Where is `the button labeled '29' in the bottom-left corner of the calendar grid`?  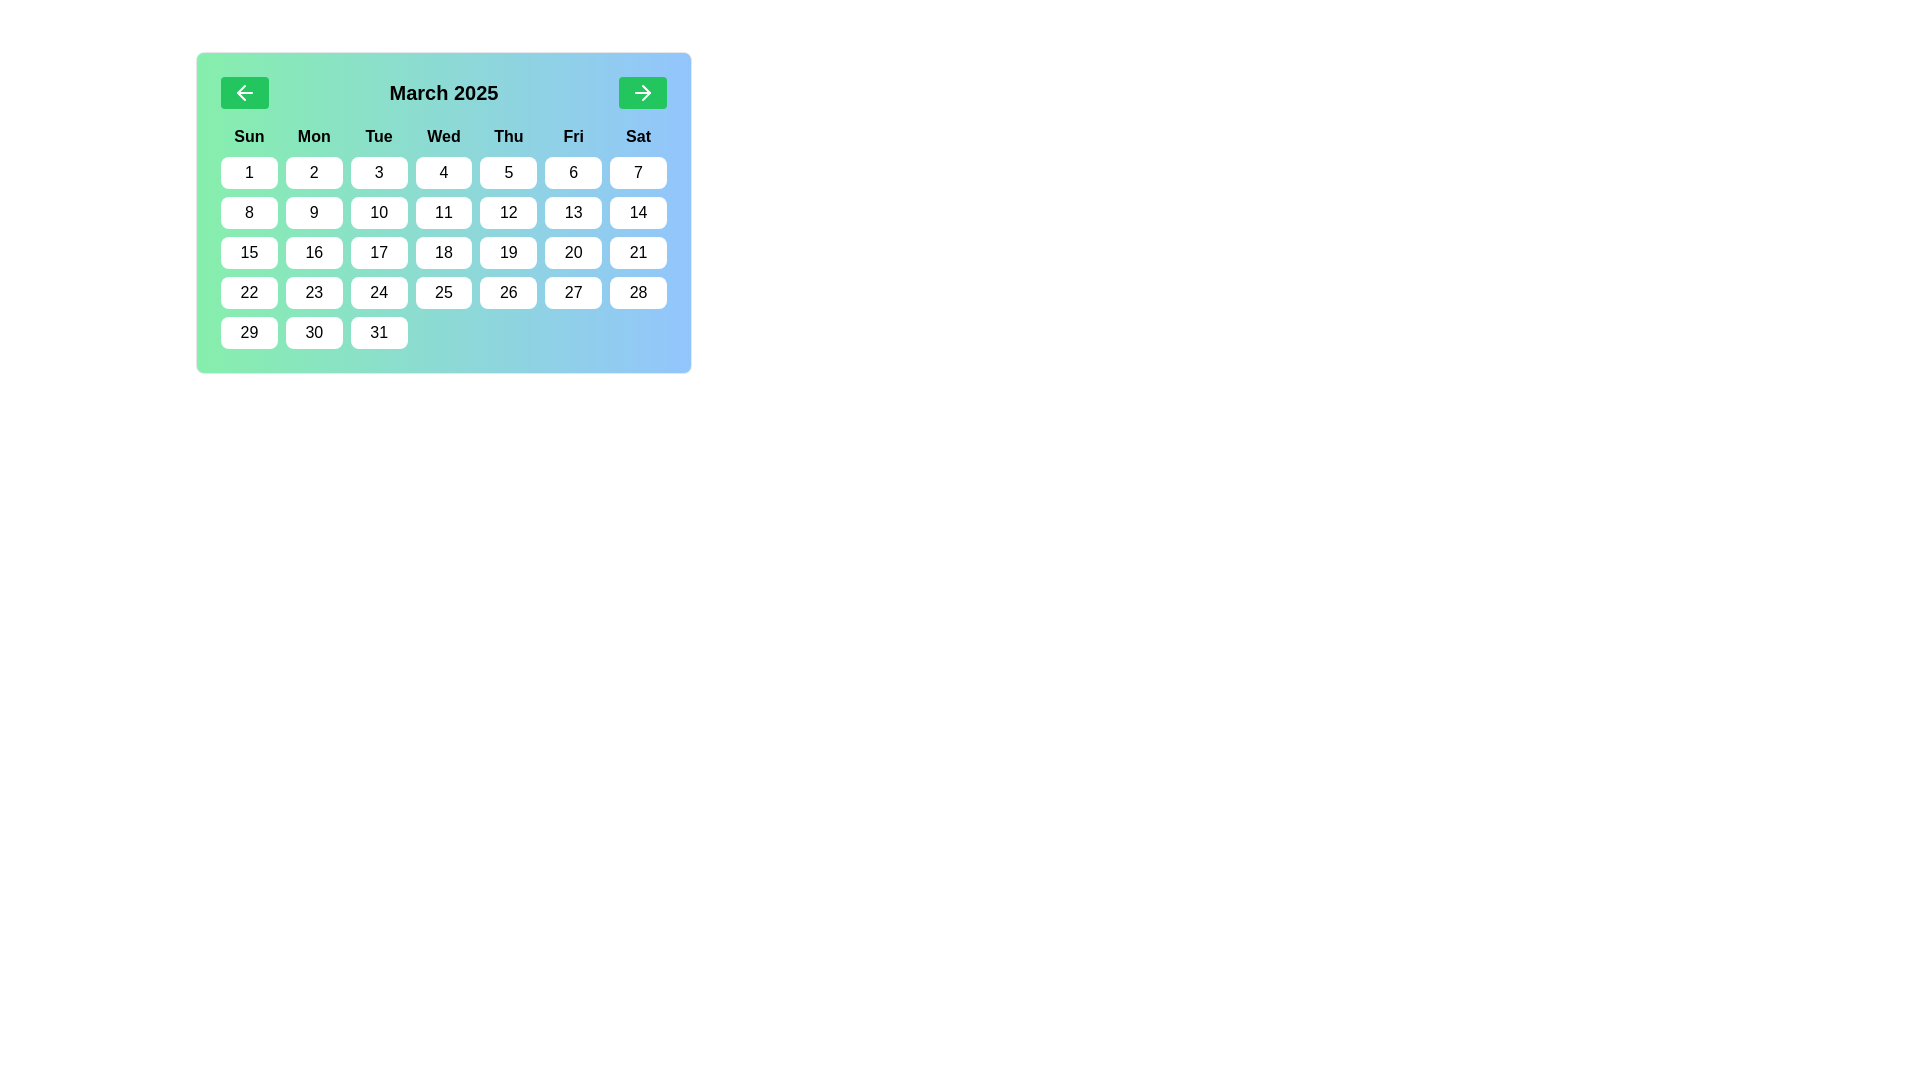 the button labeled '29' in the bottom-left corner of the calendar grid is located at coordinates (248, 331).